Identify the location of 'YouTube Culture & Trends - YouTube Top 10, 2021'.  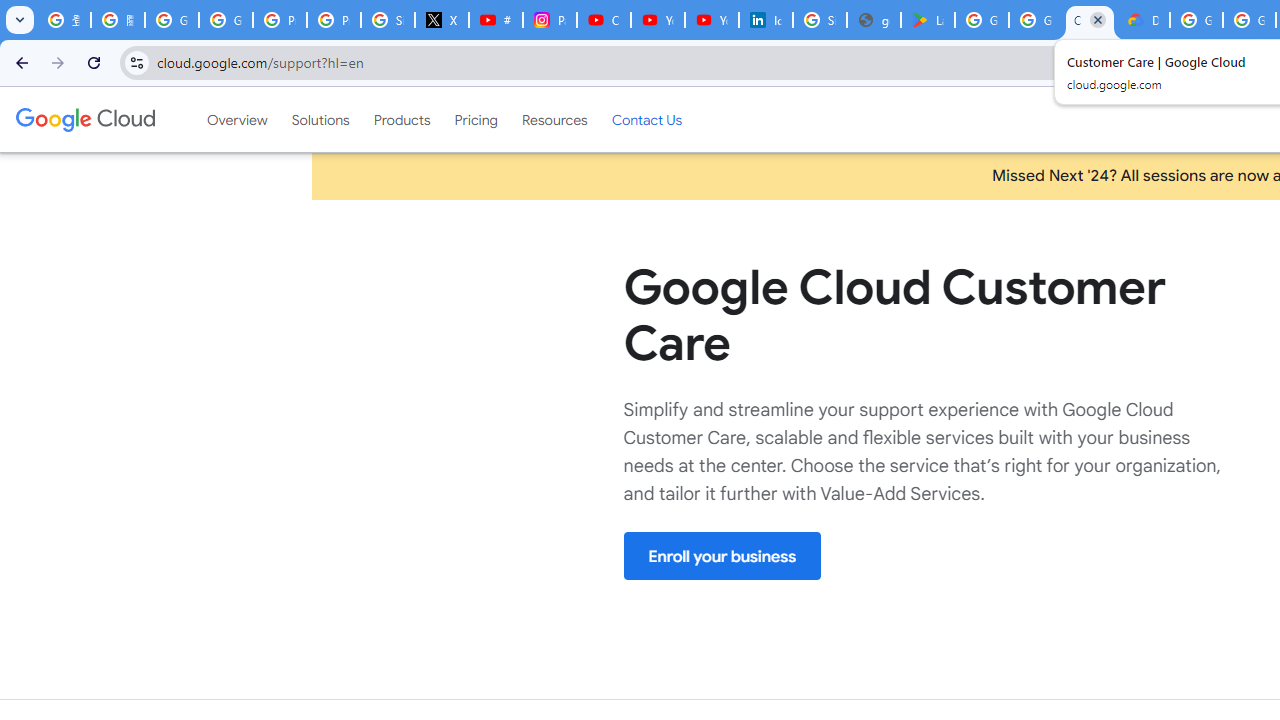
(711, 20).